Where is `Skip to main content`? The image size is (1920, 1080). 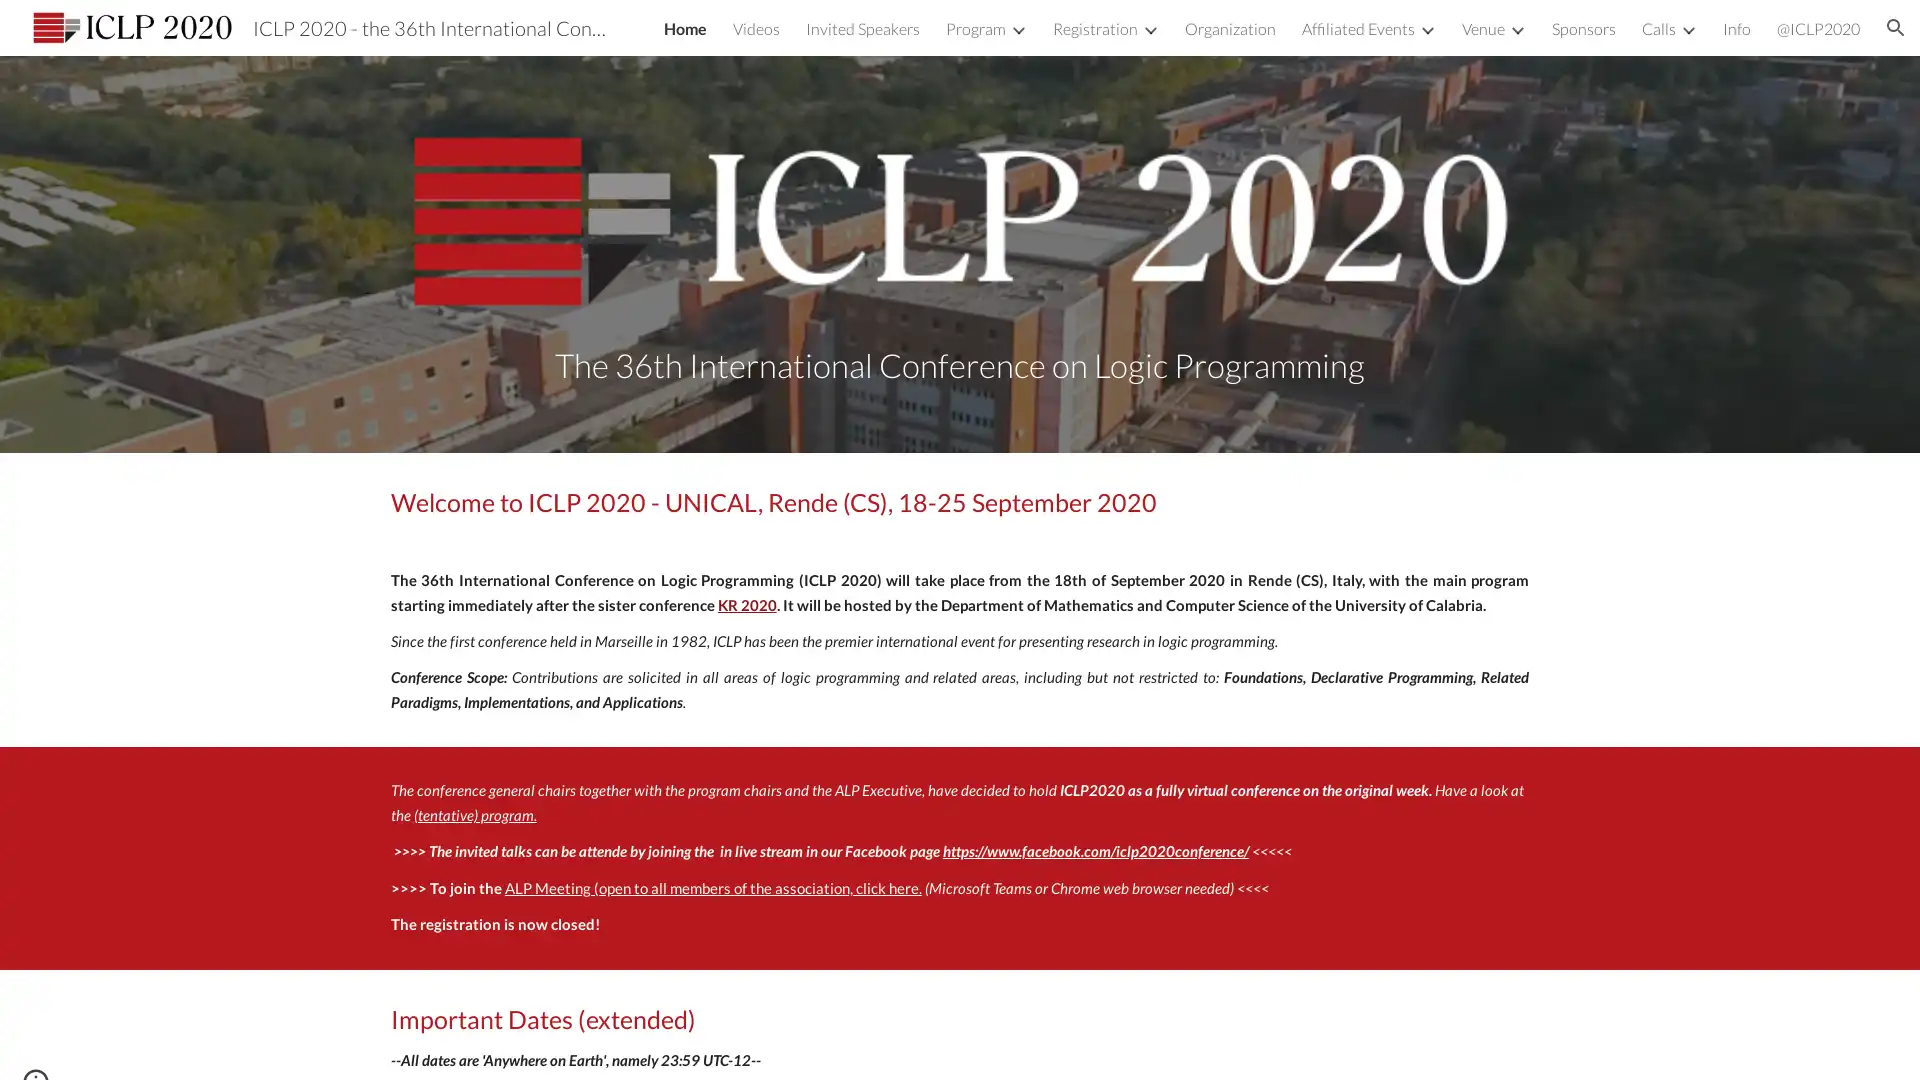 Skip to main content is located at coordinates (787, 37).